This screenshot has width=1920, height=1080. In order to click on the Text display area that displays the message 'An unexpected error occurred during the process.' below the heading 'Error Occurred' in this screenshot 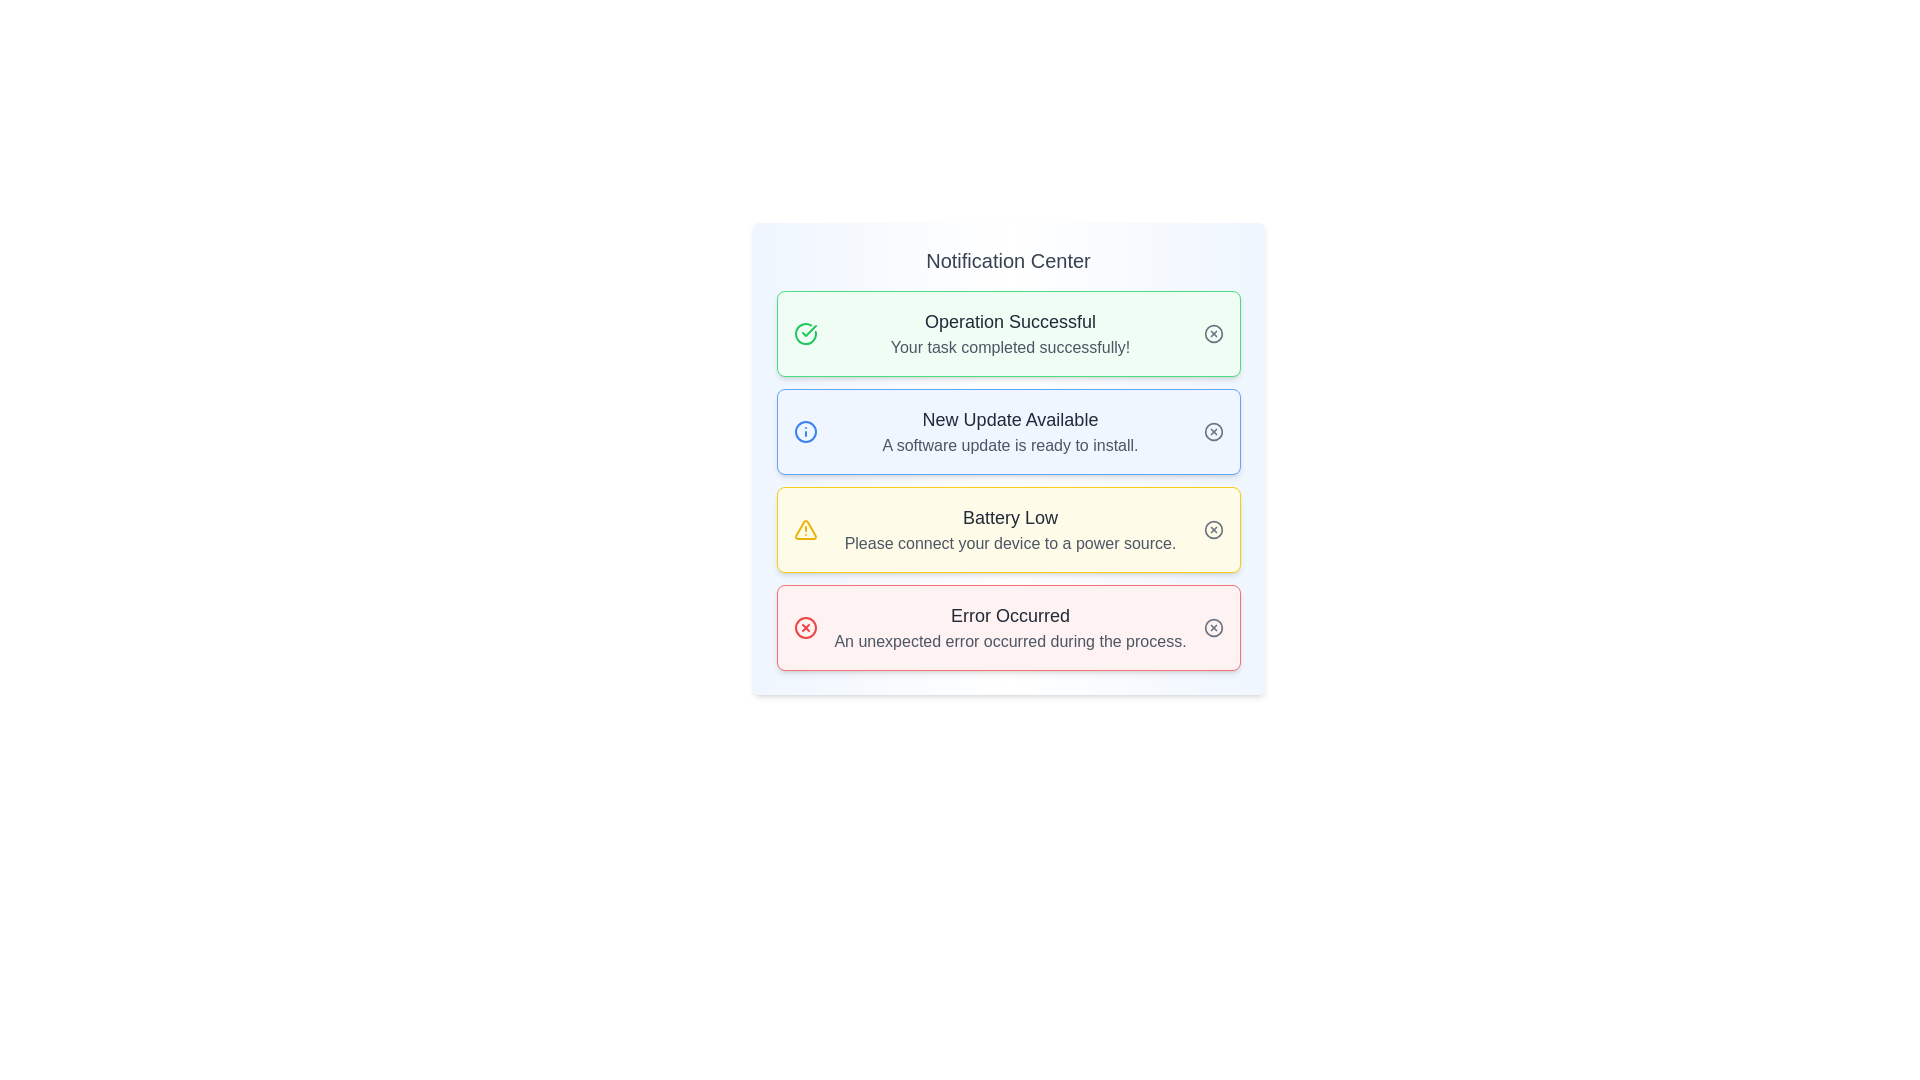, I will do `click(1010, 641)`.